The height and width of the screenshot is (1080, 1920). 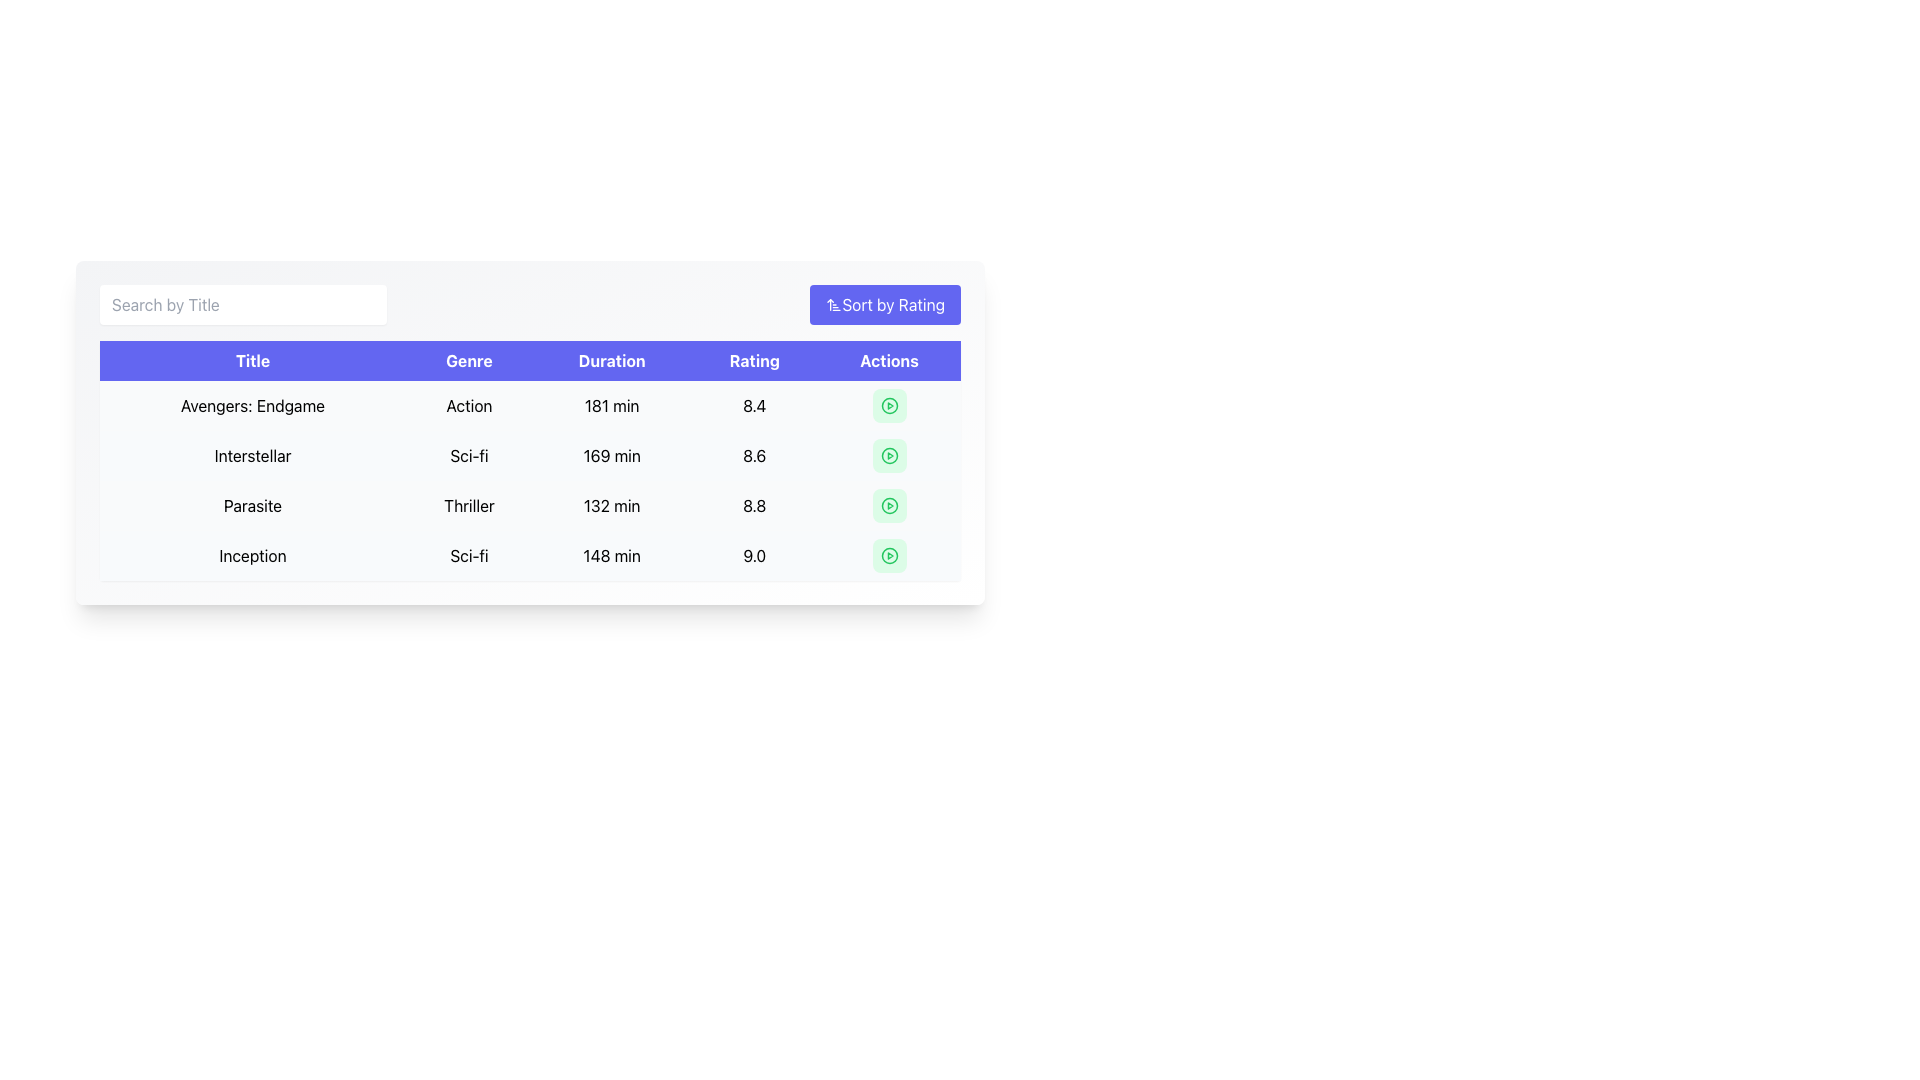 What do you see at coordinates (888, 405) in the screenshot?
I see `the Circular Outline of the interactive play button icon located in the 'Actions' column of the third row of the movie data table` at bounding box center [888, 405].